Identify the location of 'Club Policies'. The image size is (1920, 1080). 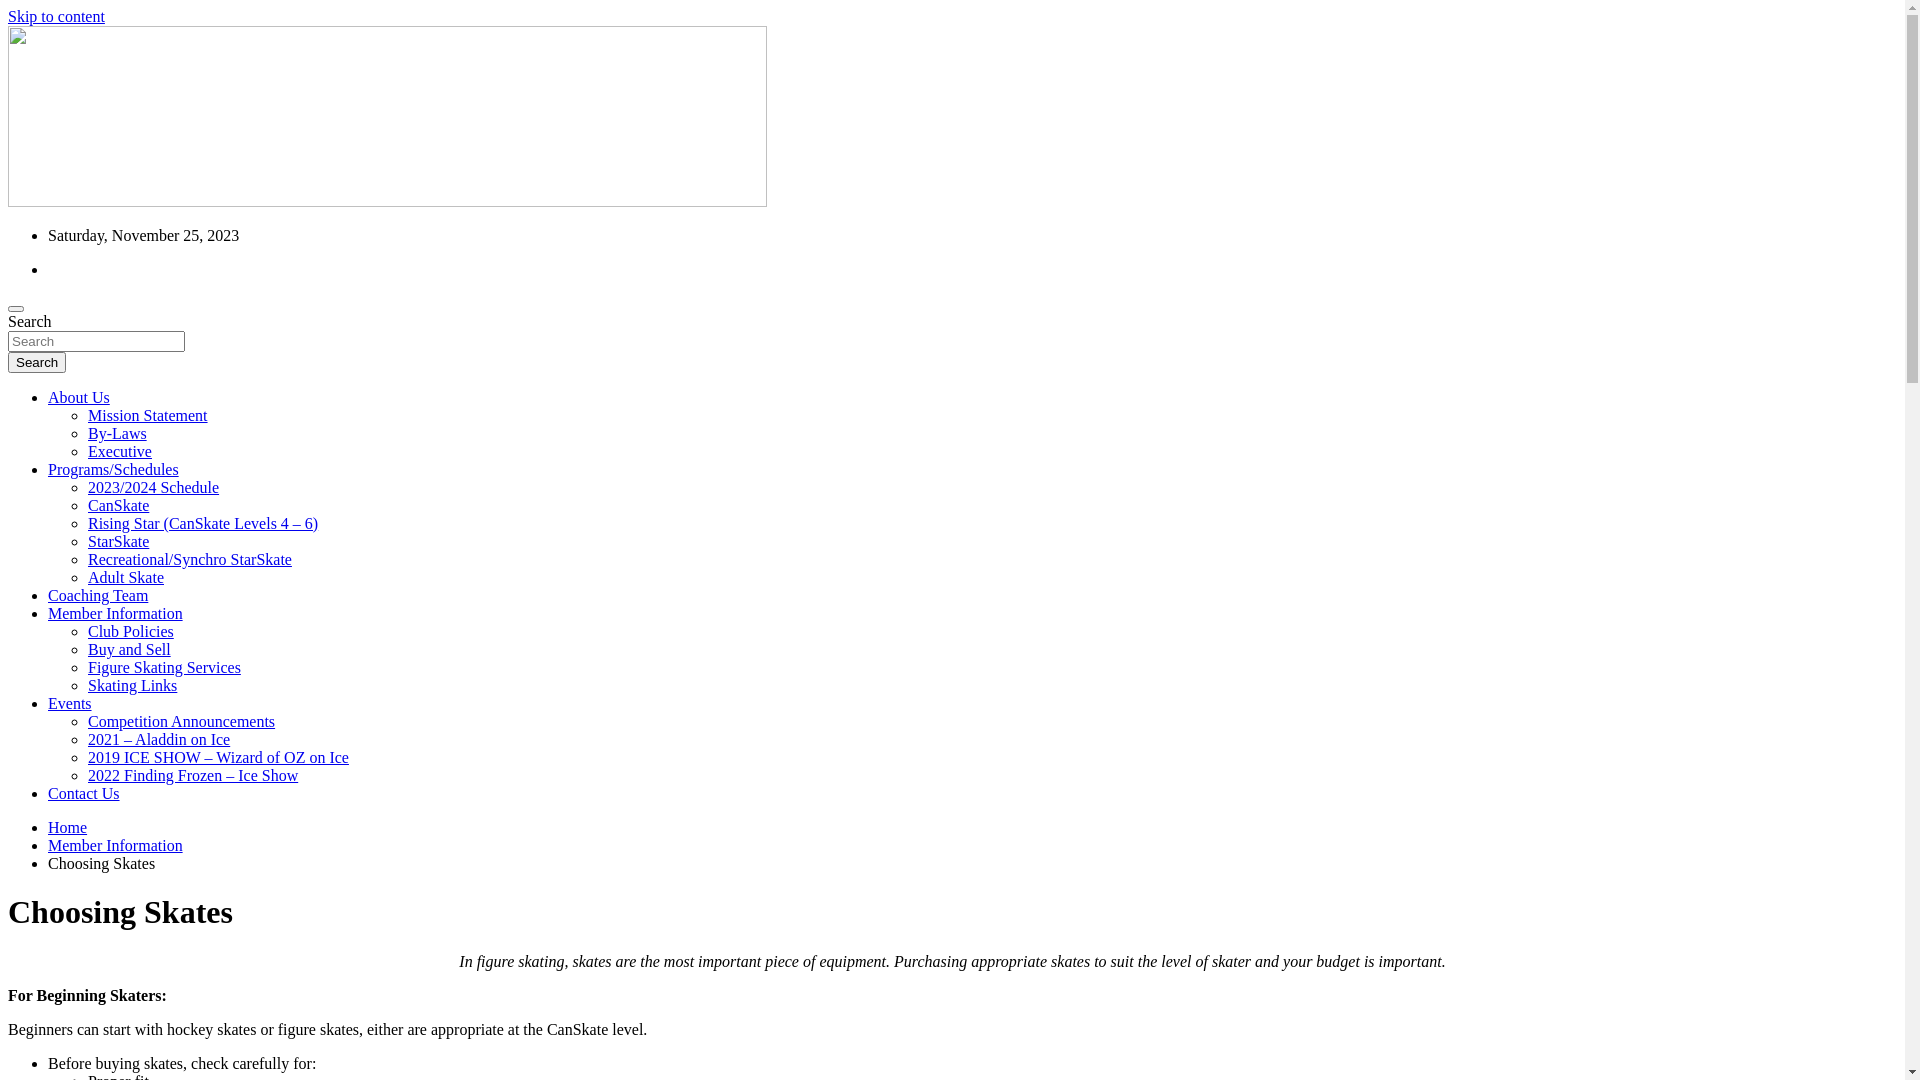
(86, 631).